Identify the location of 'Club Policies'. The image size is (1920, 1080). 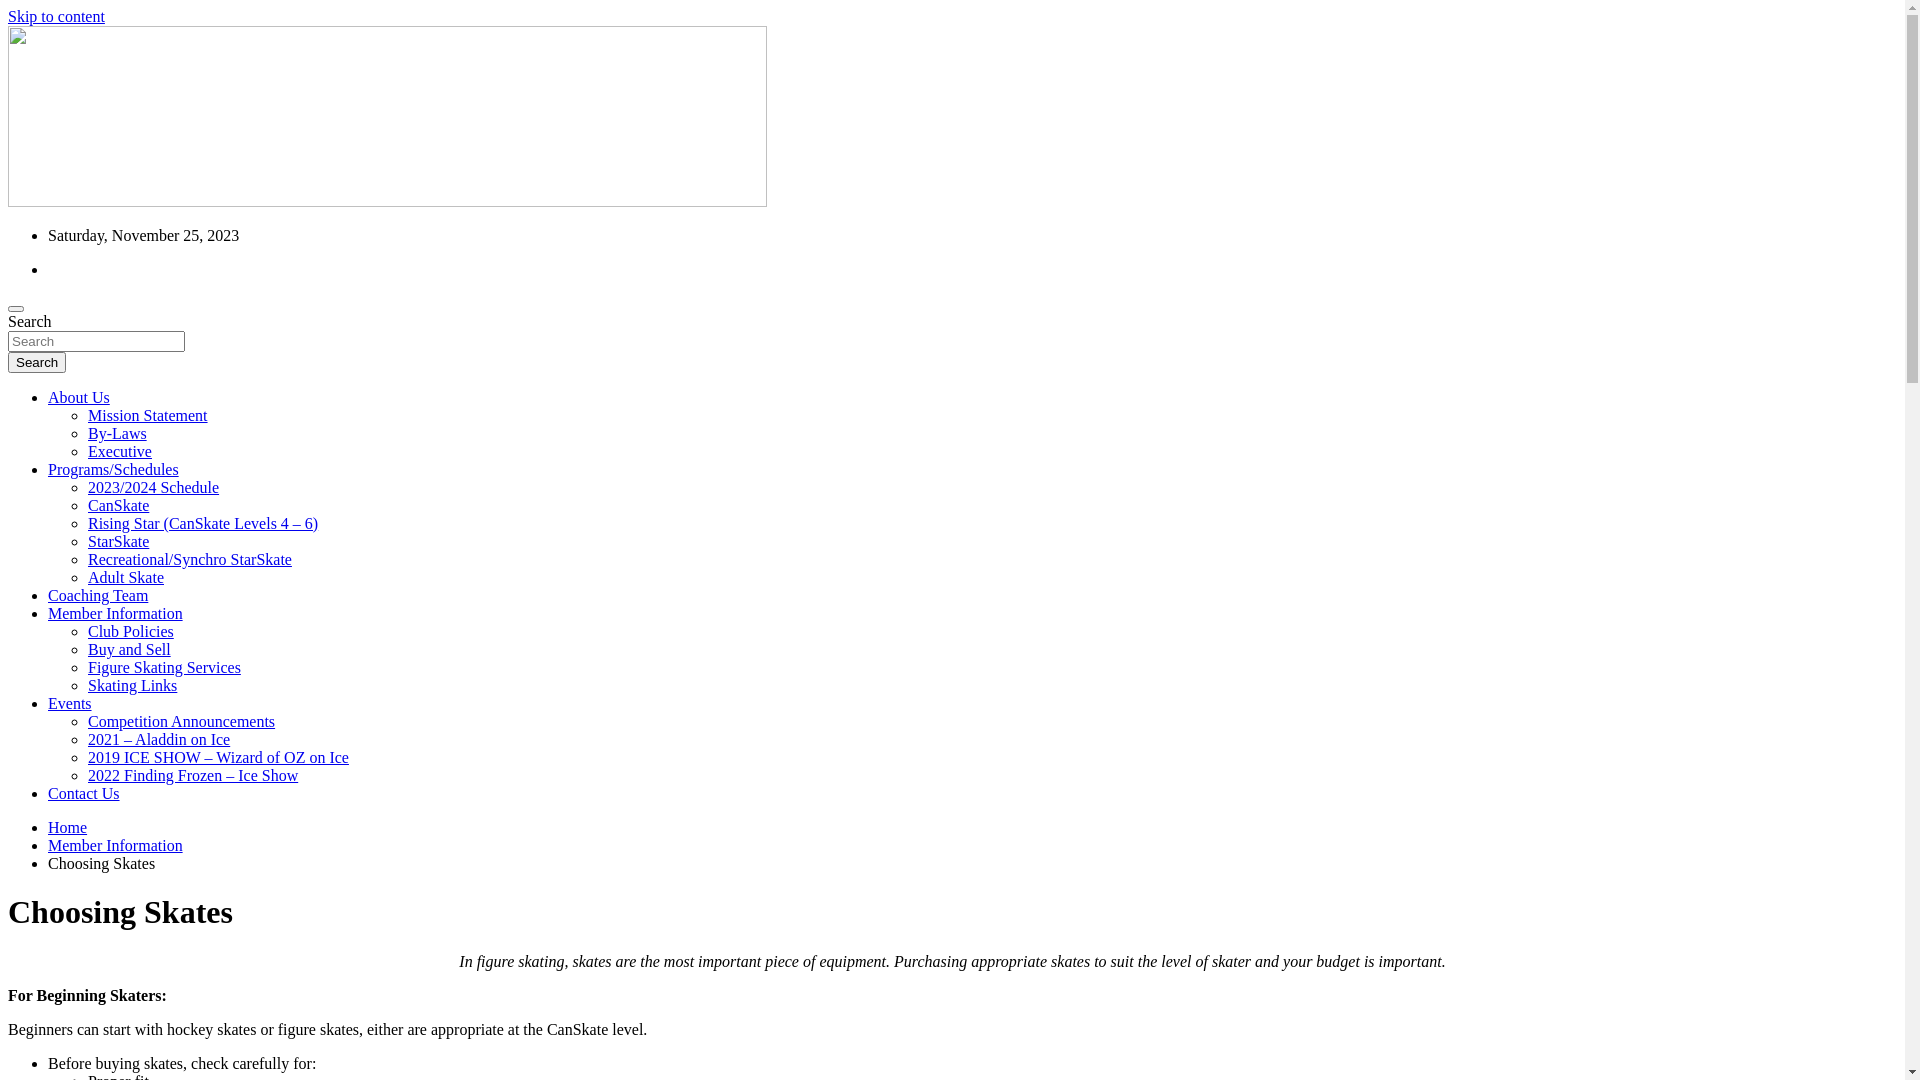
(86, 631).